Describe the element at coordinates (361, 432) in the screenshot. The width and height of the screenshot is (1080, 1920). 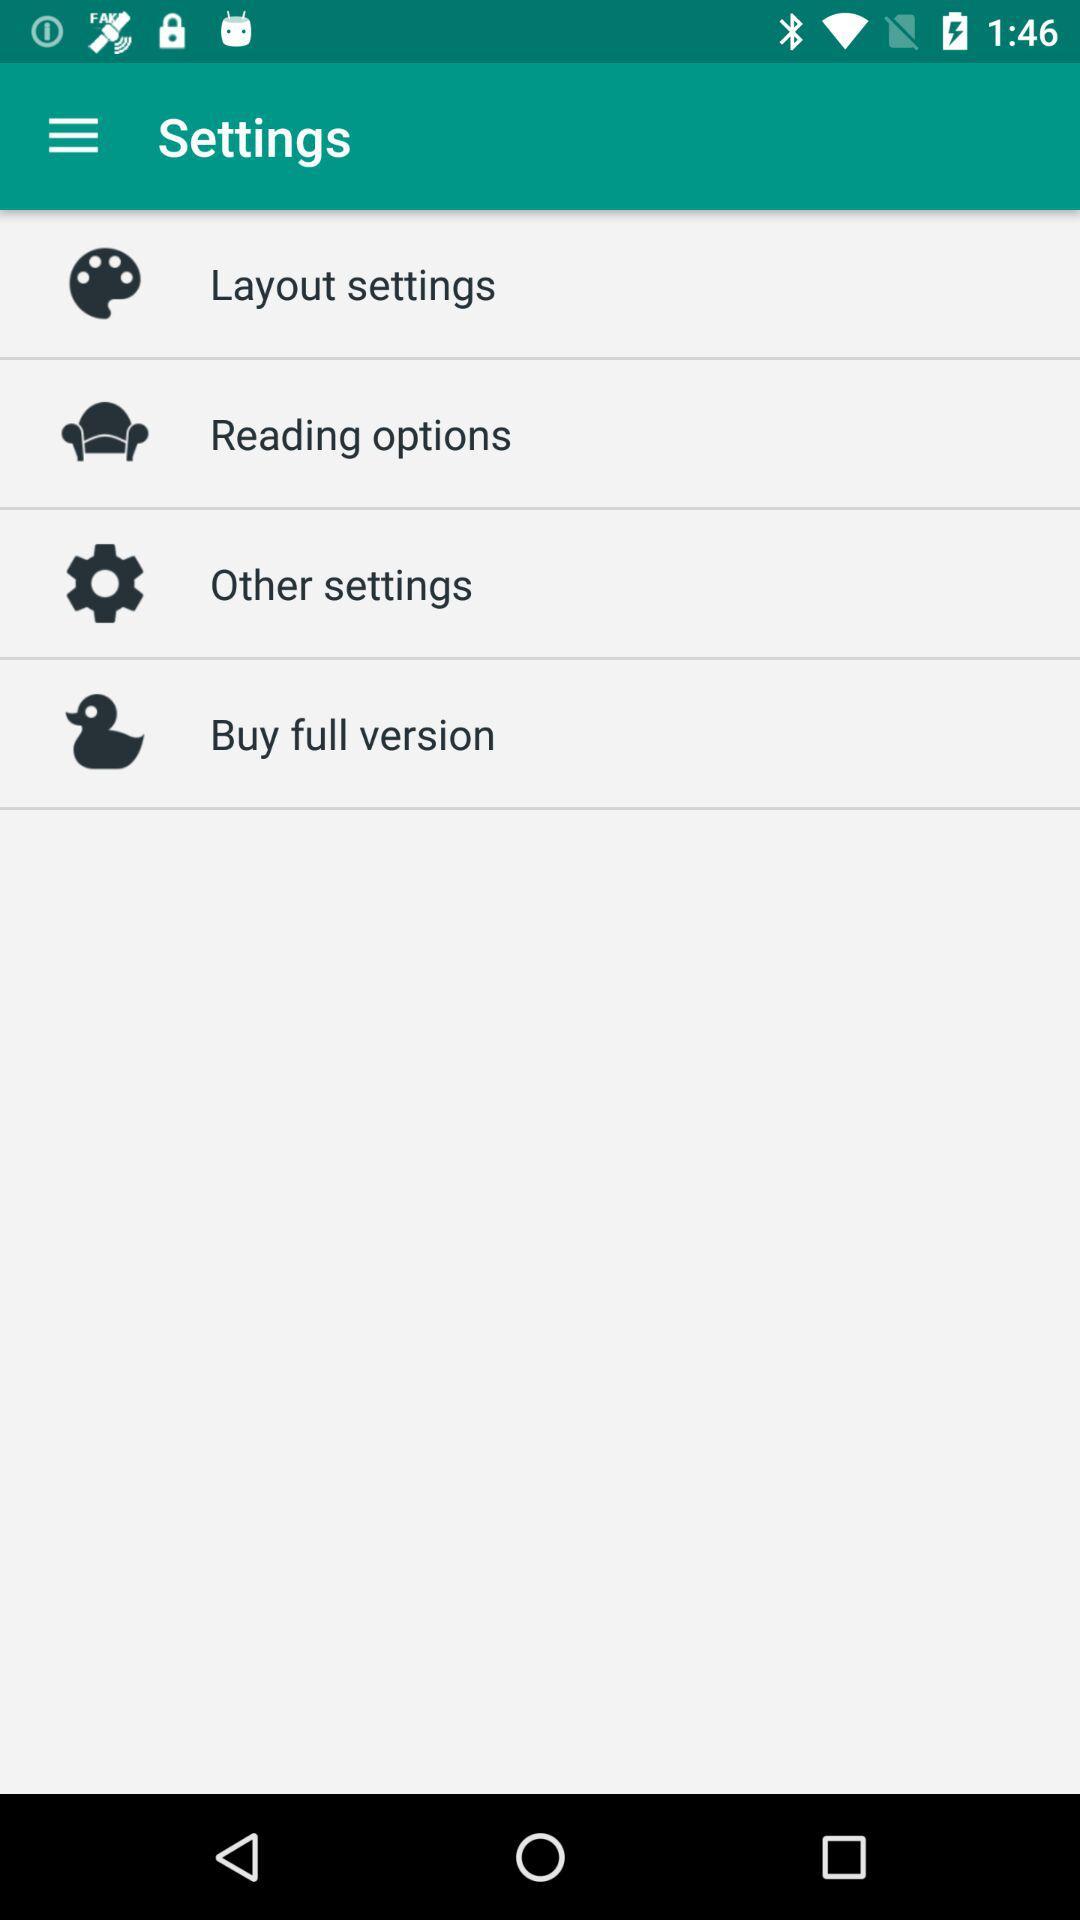
I see `the reading options` at that location.